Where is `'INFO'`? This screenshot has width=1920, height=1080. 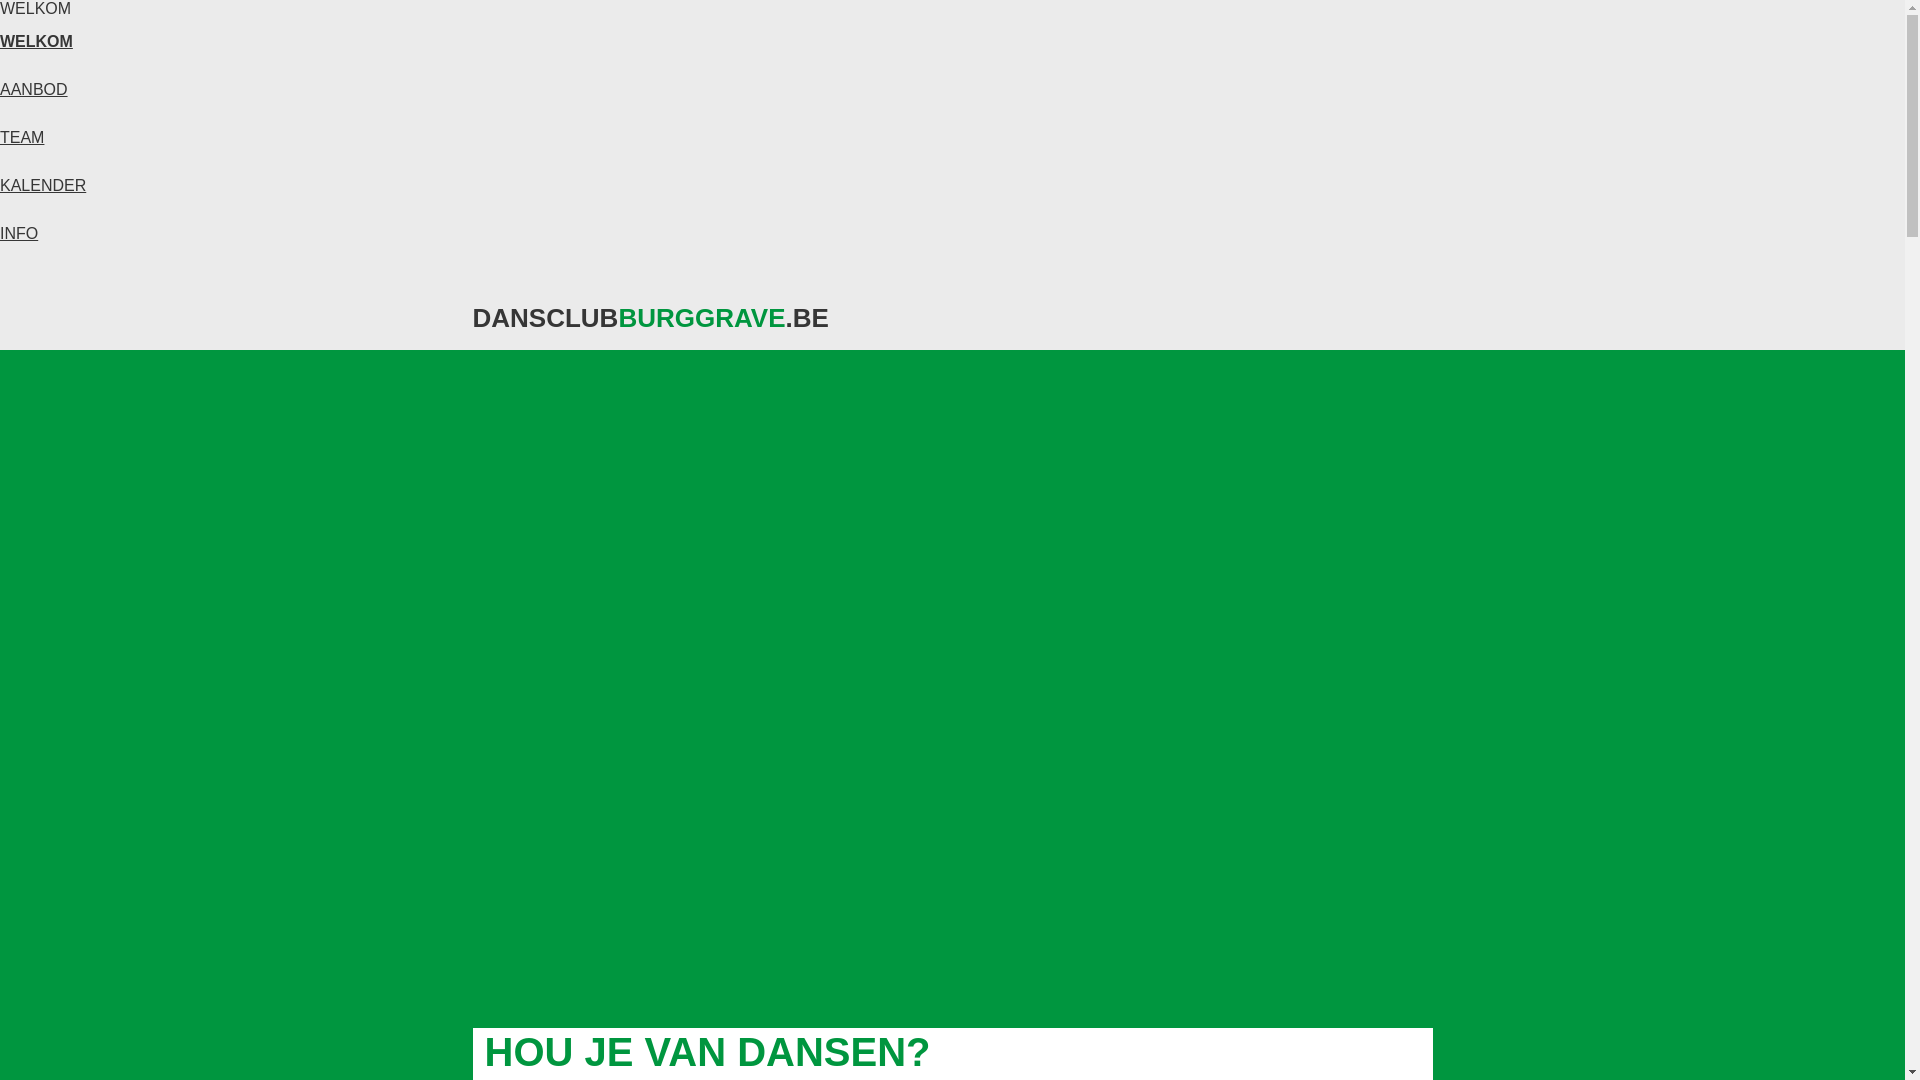 'INFO' is located at coordinates (19, 232).